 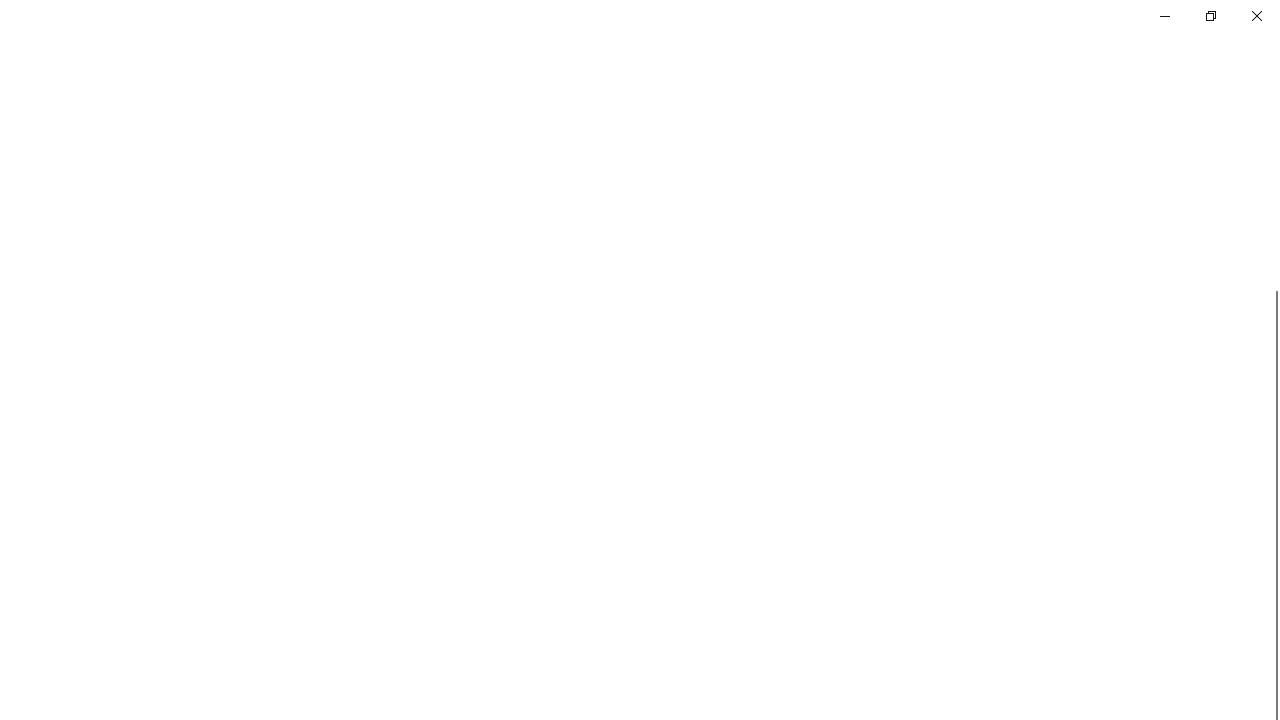 I want to click on 'Close Settings', so click(x=1255, y=15).